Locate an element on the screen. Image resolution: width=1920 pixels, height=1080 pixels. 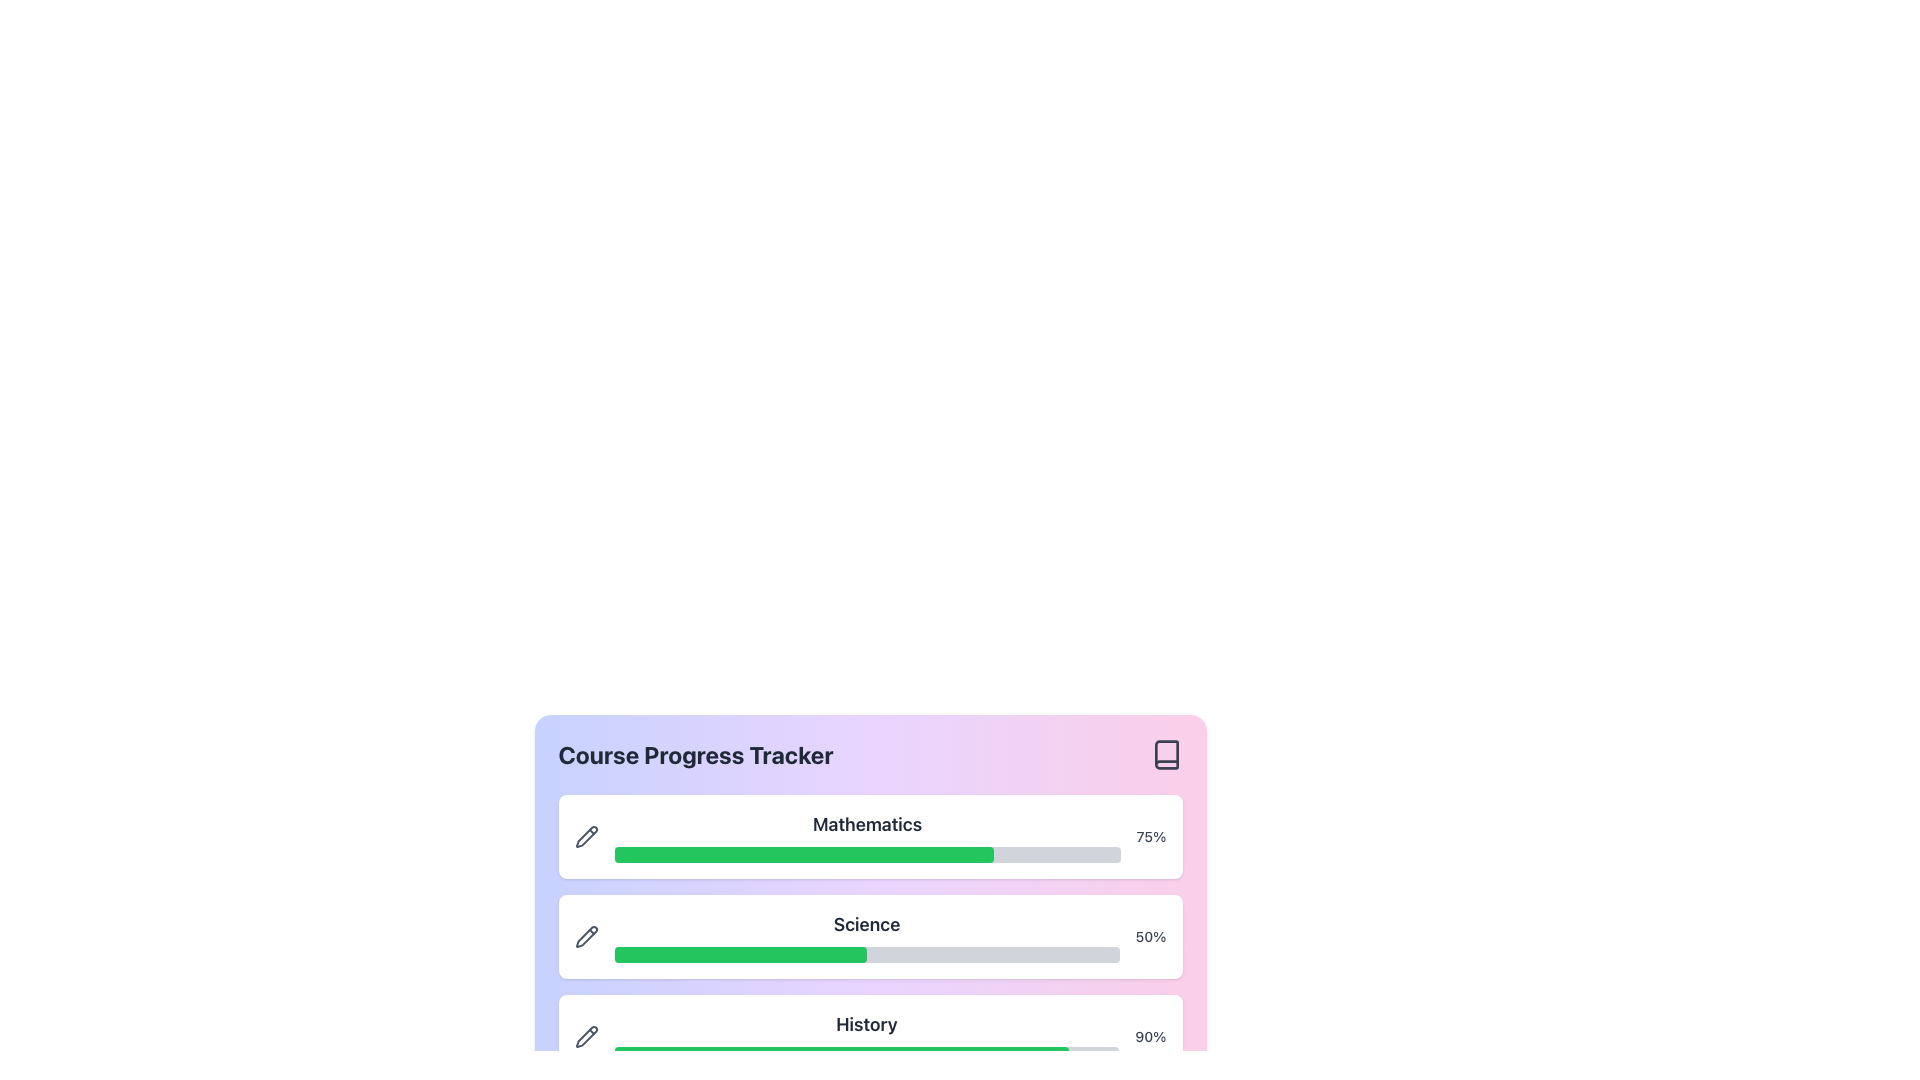
the text label that displays the completion percentage of the progress bar for the 'History' course, located at the right end of the progress card adjacent to the filled green progress bar is located at coordinates (1150, 1036).